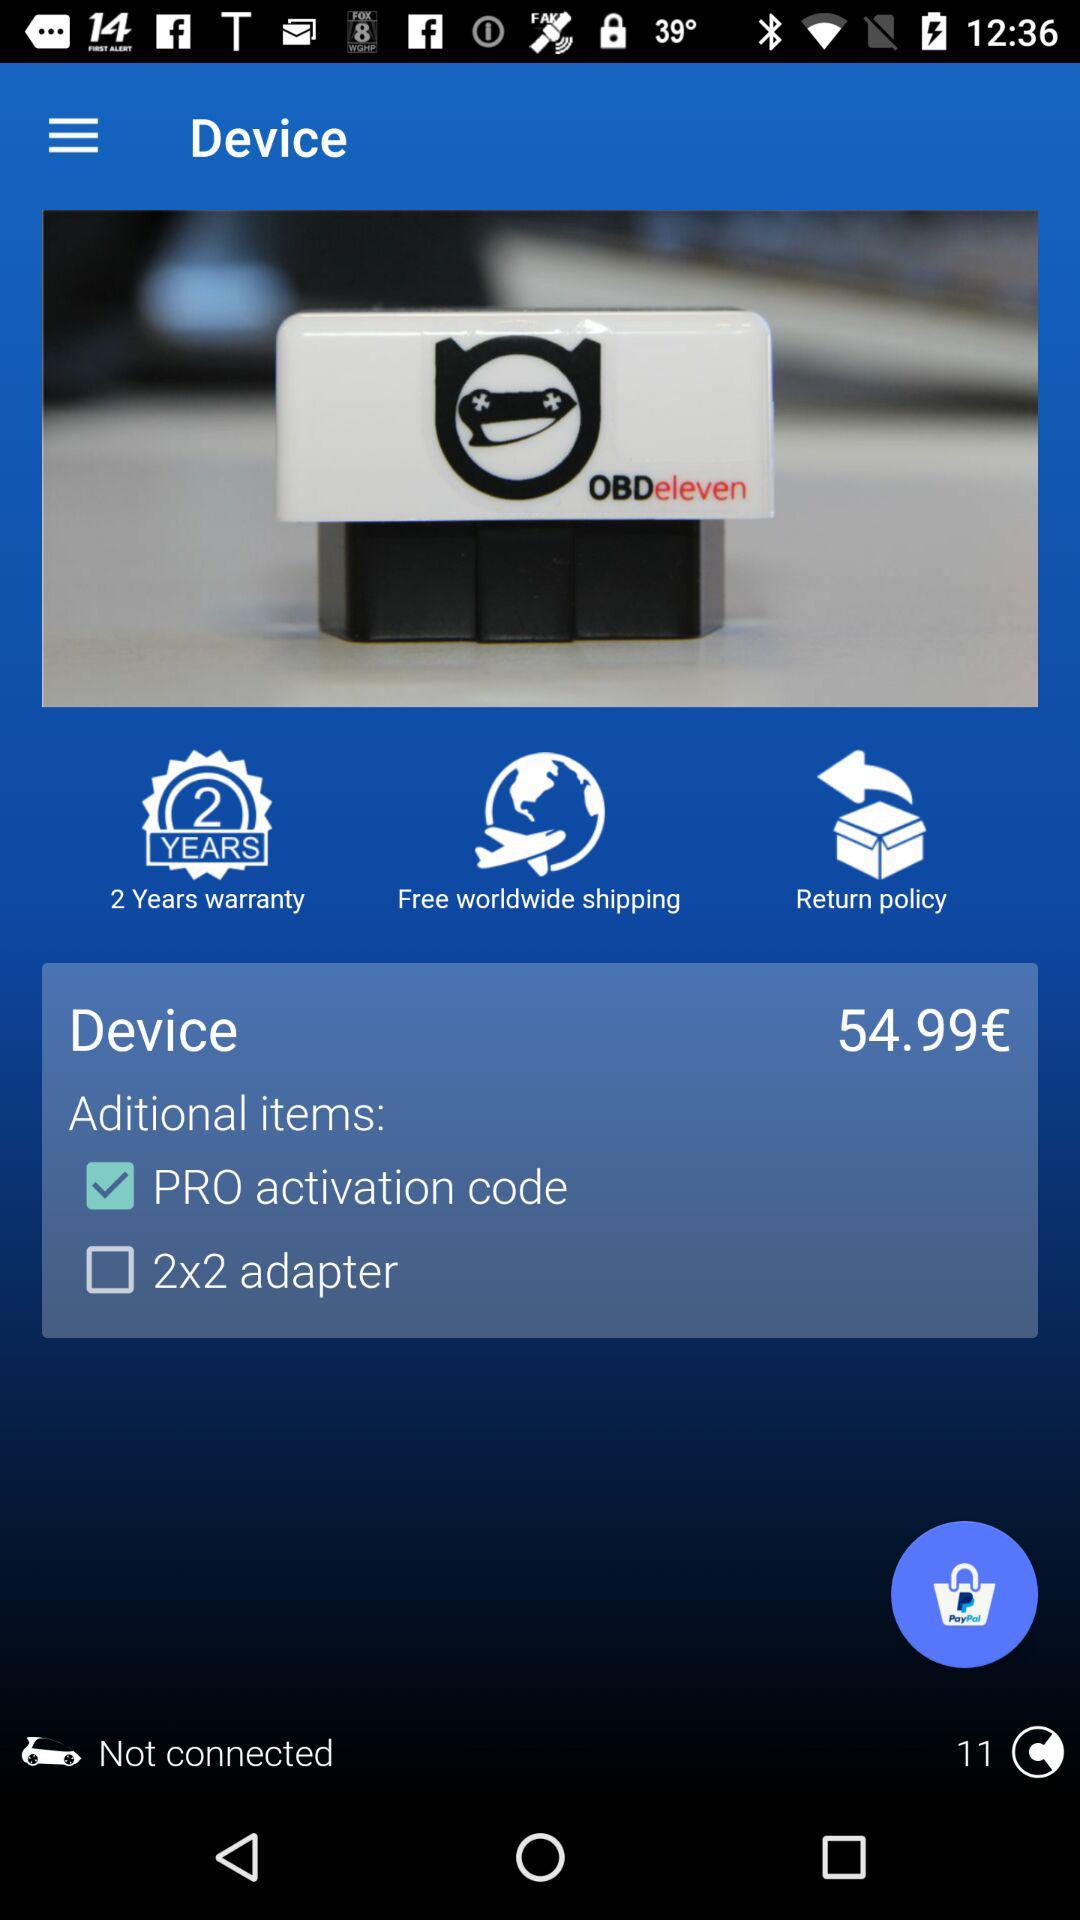  I want to click on payment option paypal button ordering, so click(963, 1593).